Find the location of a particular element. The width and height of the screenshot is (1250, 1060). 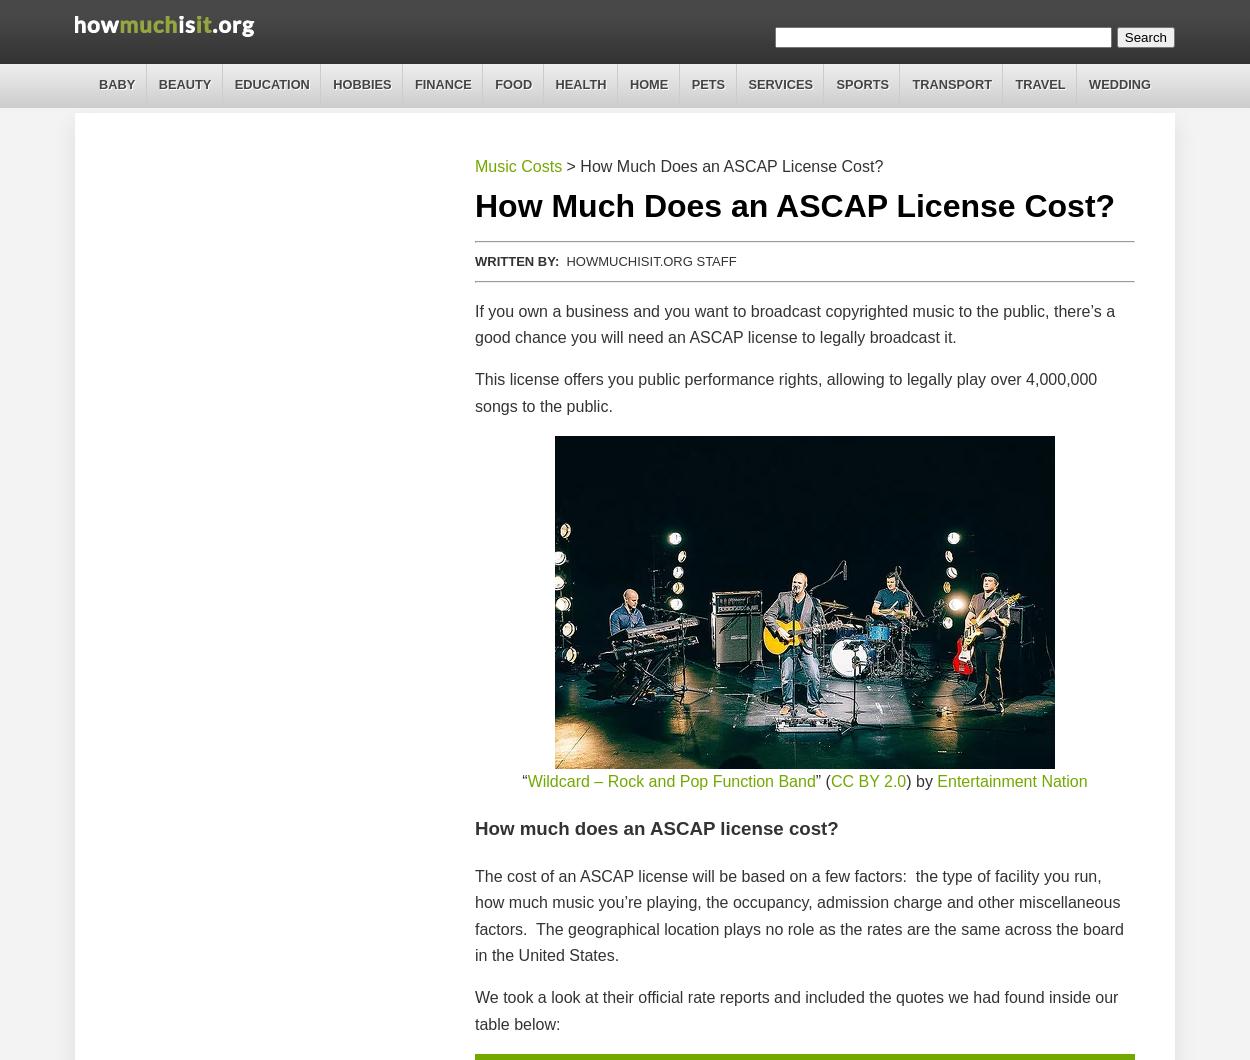

'Travel' is located at coordinates (1040, 84).